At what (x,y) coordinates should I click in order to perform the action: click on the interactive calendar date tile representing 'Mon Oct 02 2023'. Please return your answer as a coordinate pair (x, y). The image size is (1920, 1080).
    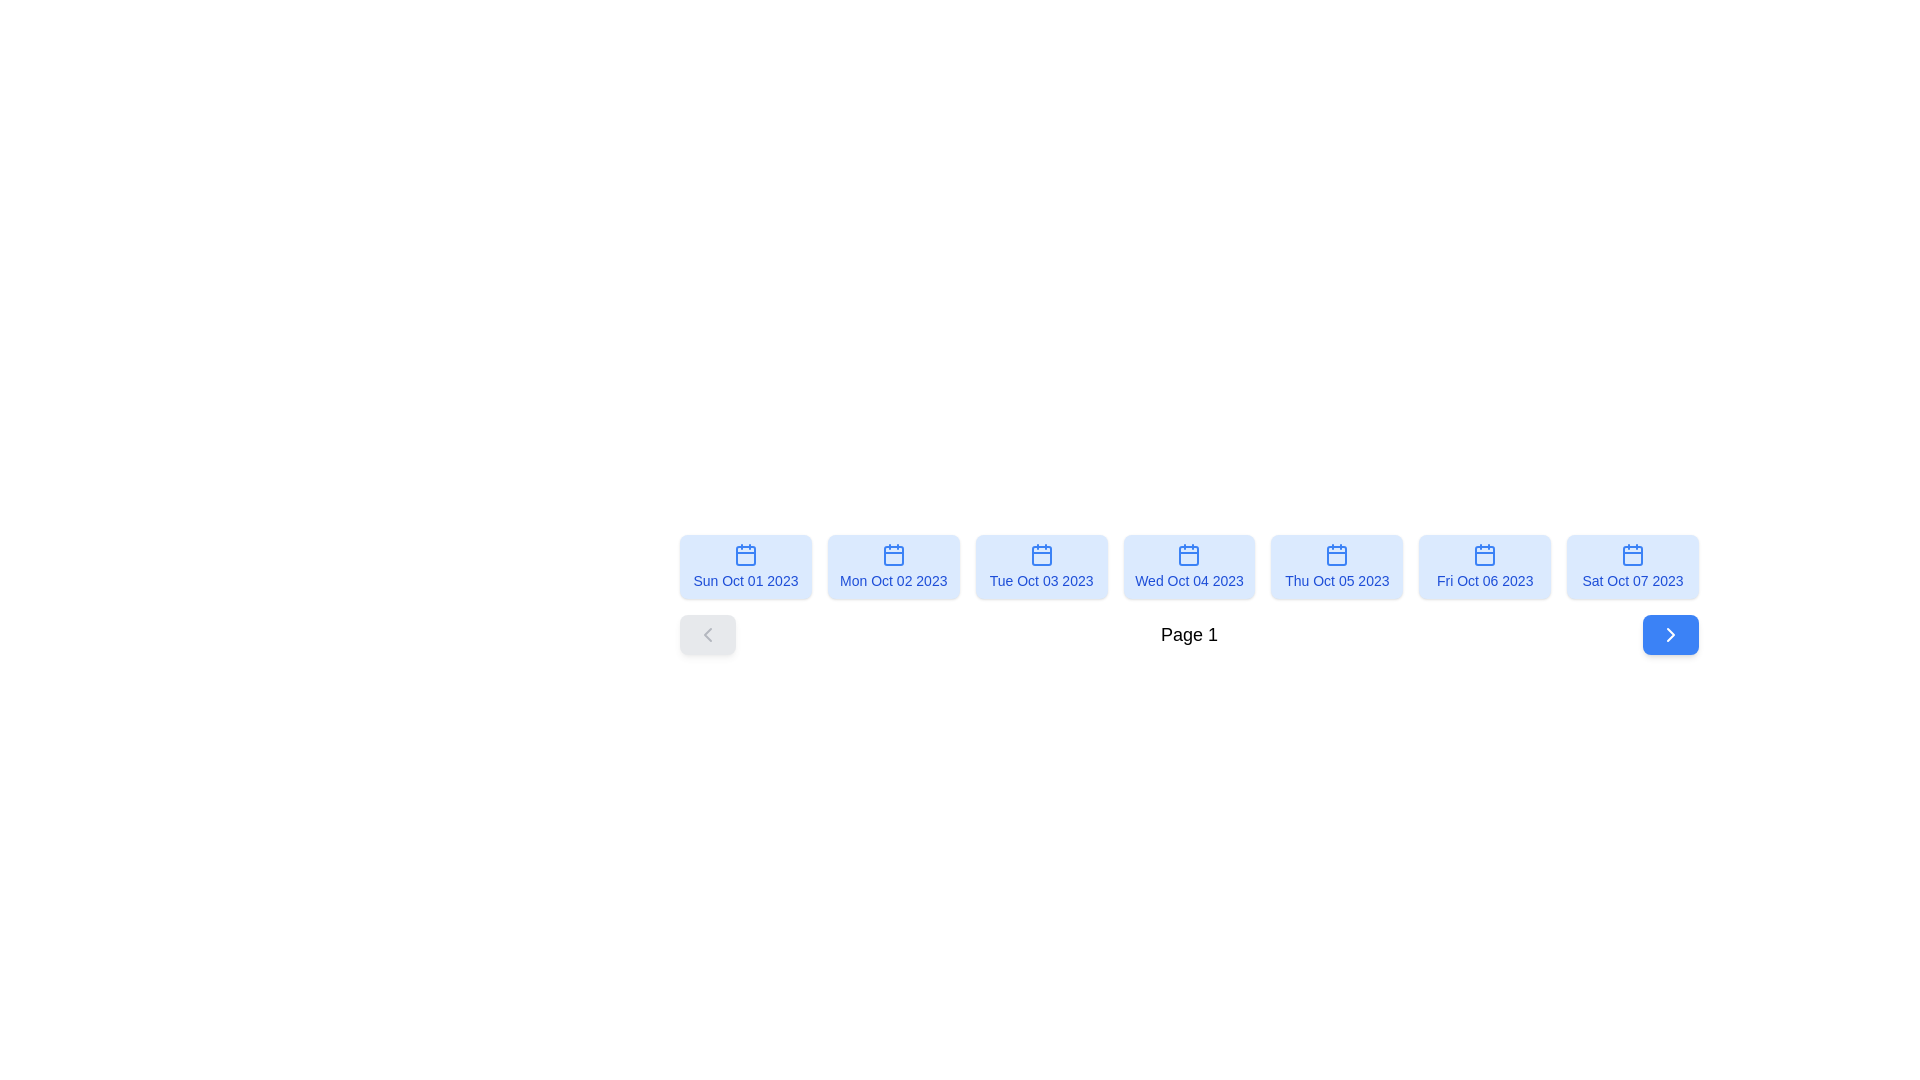
    Looking at the image, I should click on (892, 567).